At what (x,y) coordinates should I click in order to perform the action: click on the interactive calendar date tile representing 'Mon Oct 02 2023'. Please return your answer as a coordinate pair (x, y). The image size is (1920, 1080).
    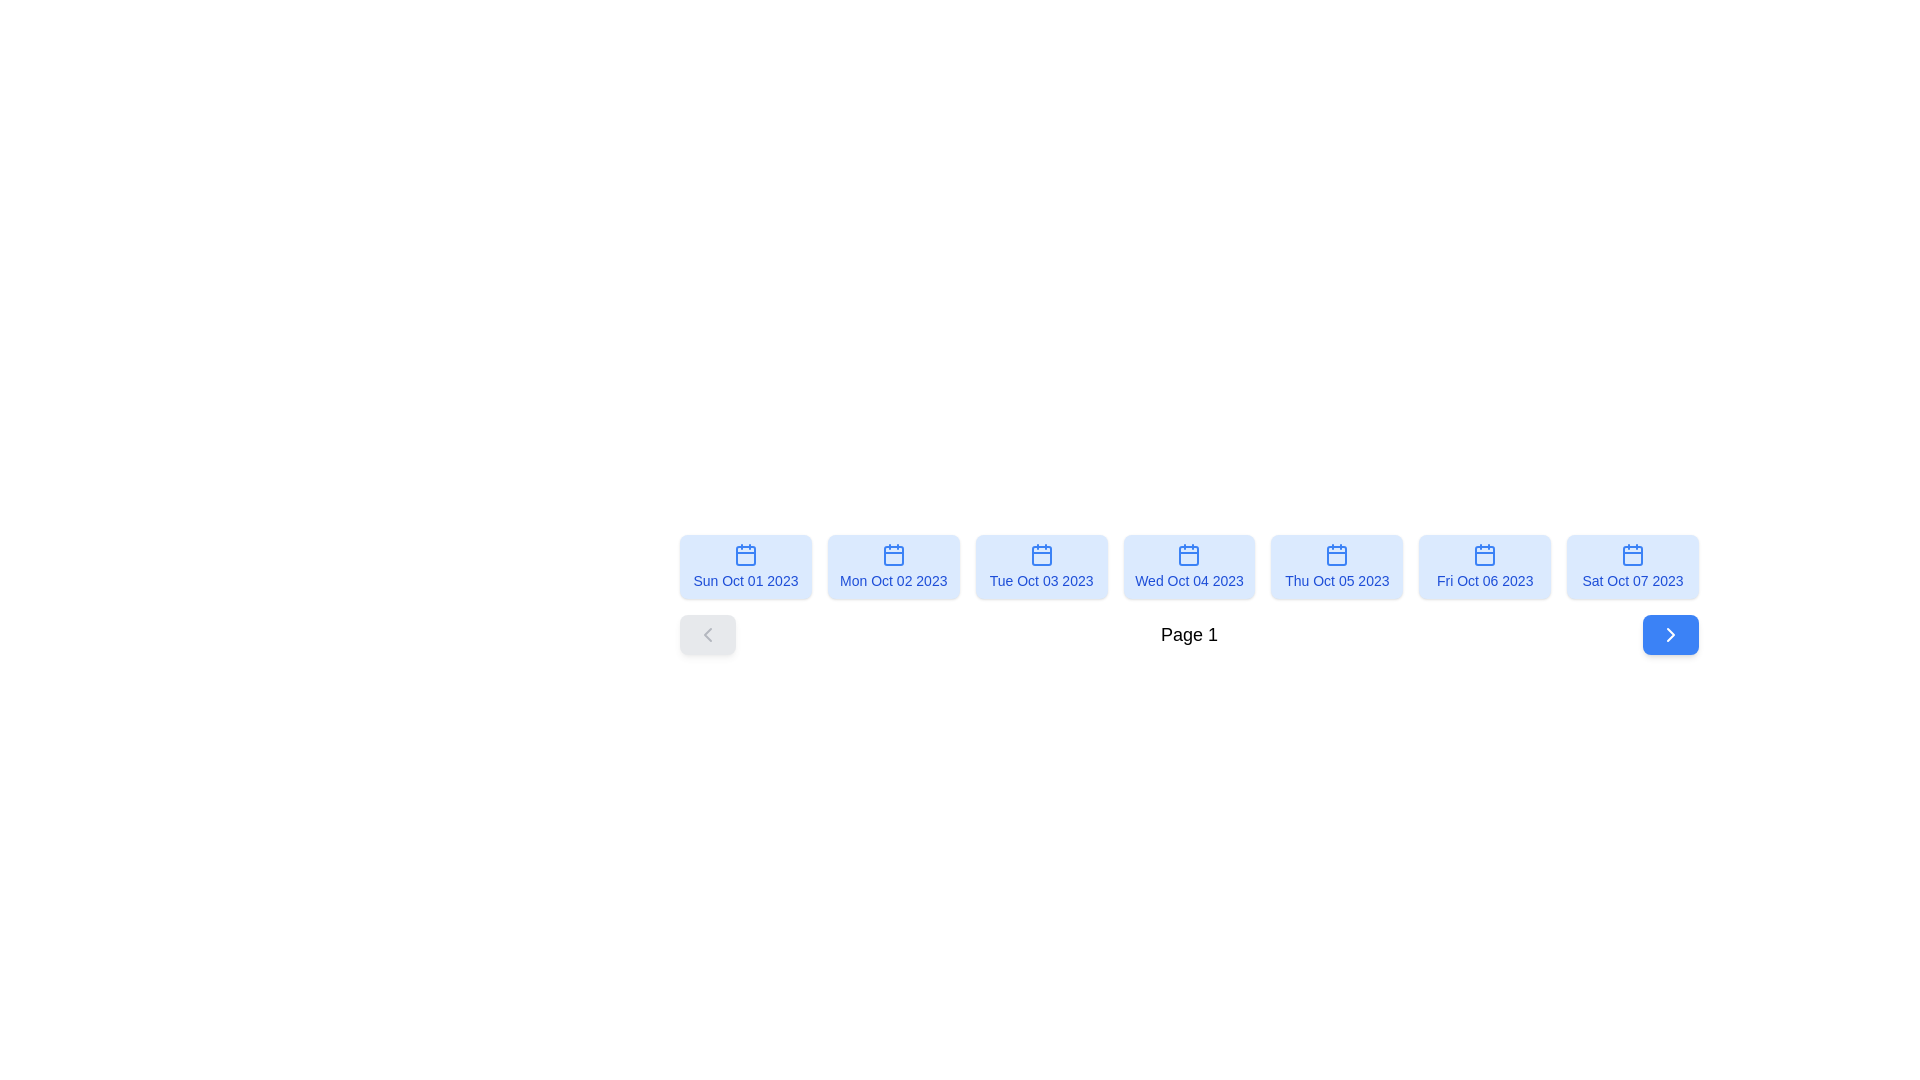
    Looking at the image, I should click on (892, 567).